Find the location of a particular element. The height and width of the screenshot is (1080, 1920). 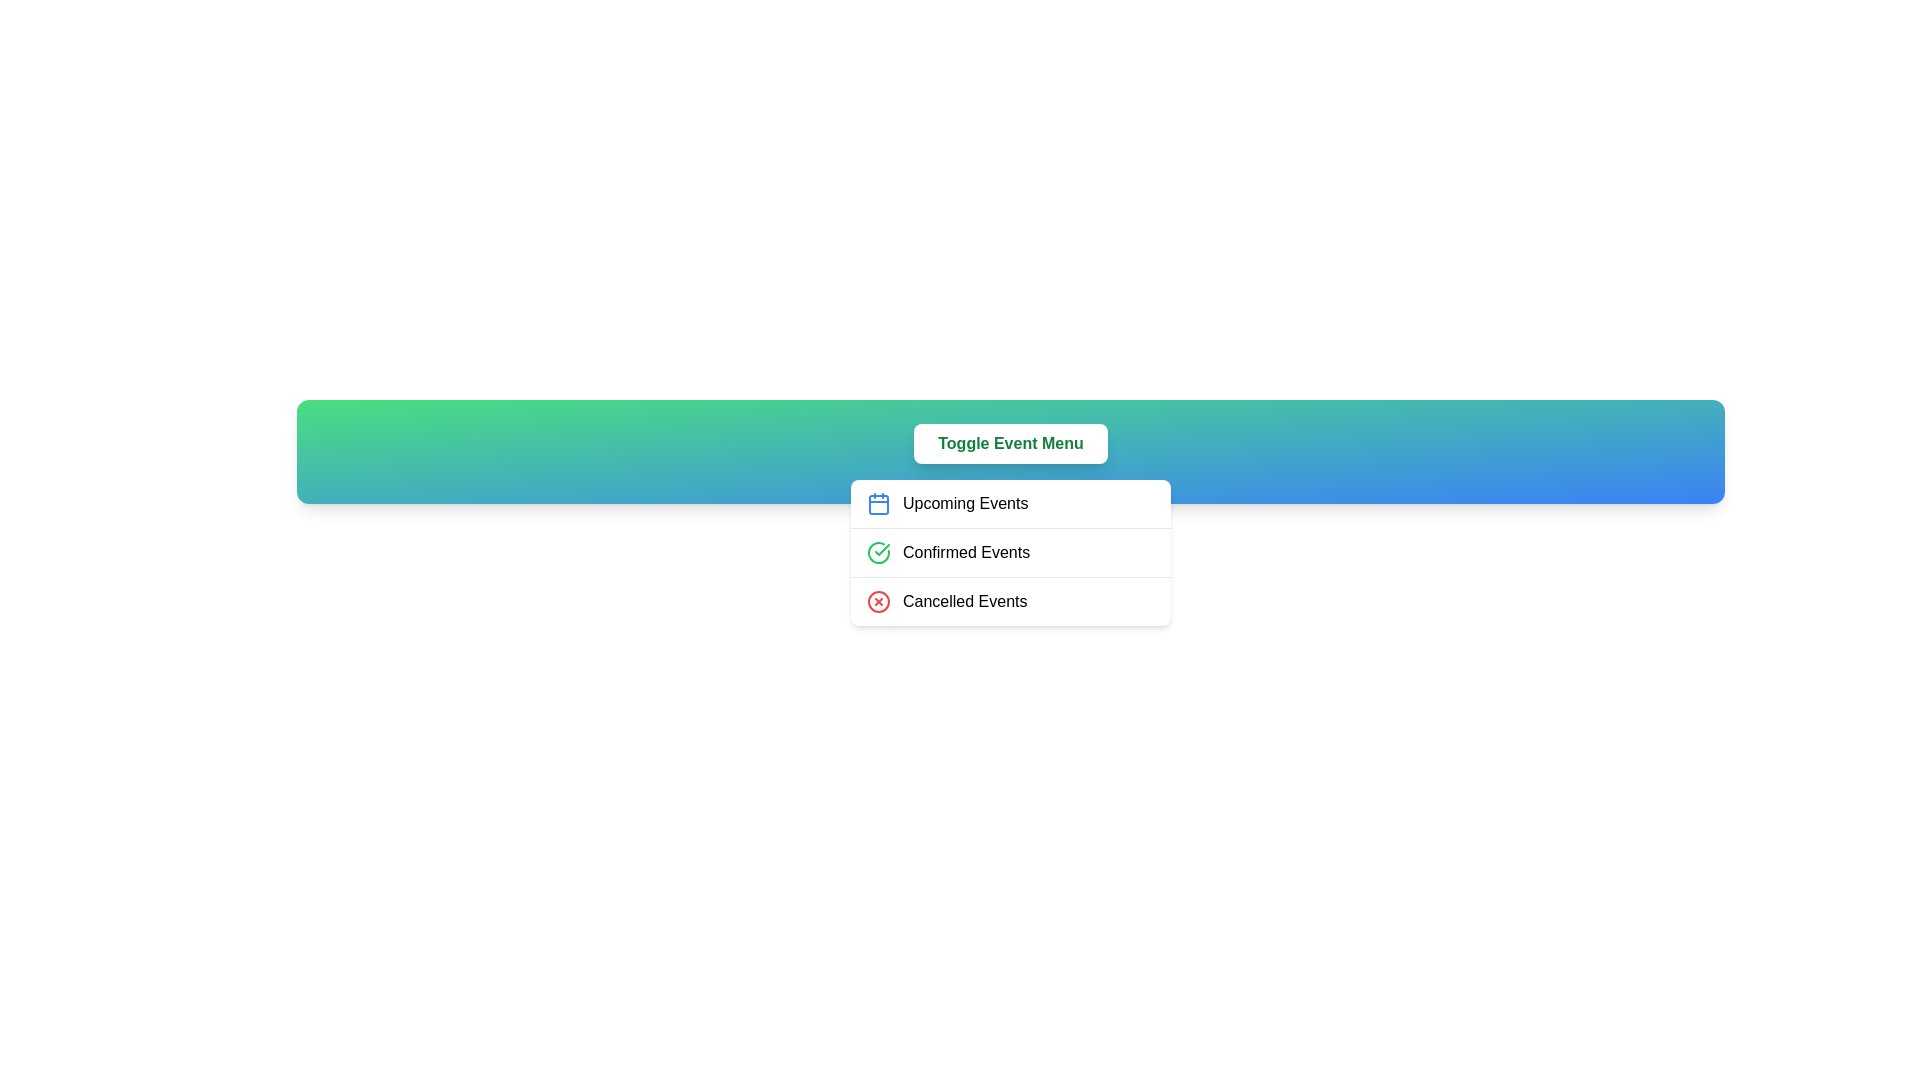

the 'Upcoming Events' option in the menu is located at coordinates (1011, 503).